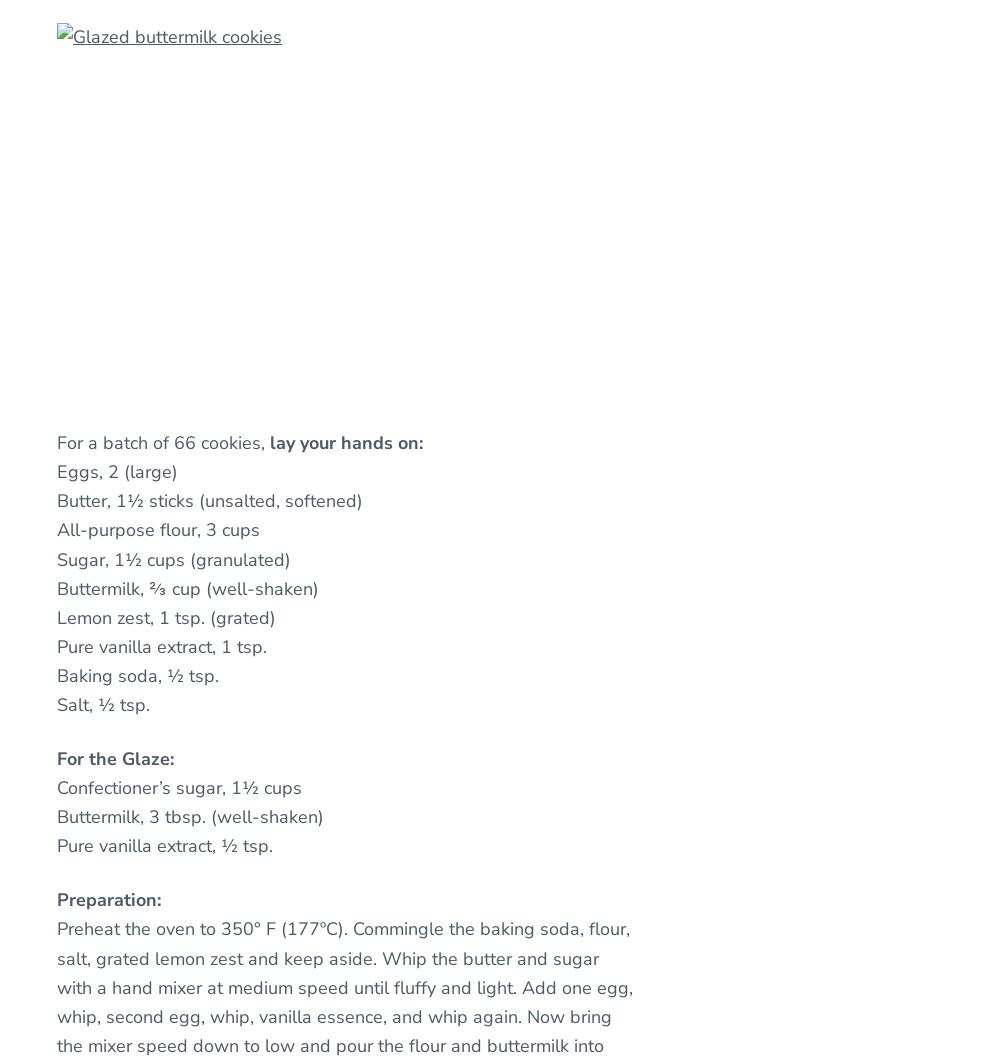  What do you see at coordinates (102, 704) in the screenshot?
I see `'Salt, ½ tsp.'` at bounding box center [102, 704].